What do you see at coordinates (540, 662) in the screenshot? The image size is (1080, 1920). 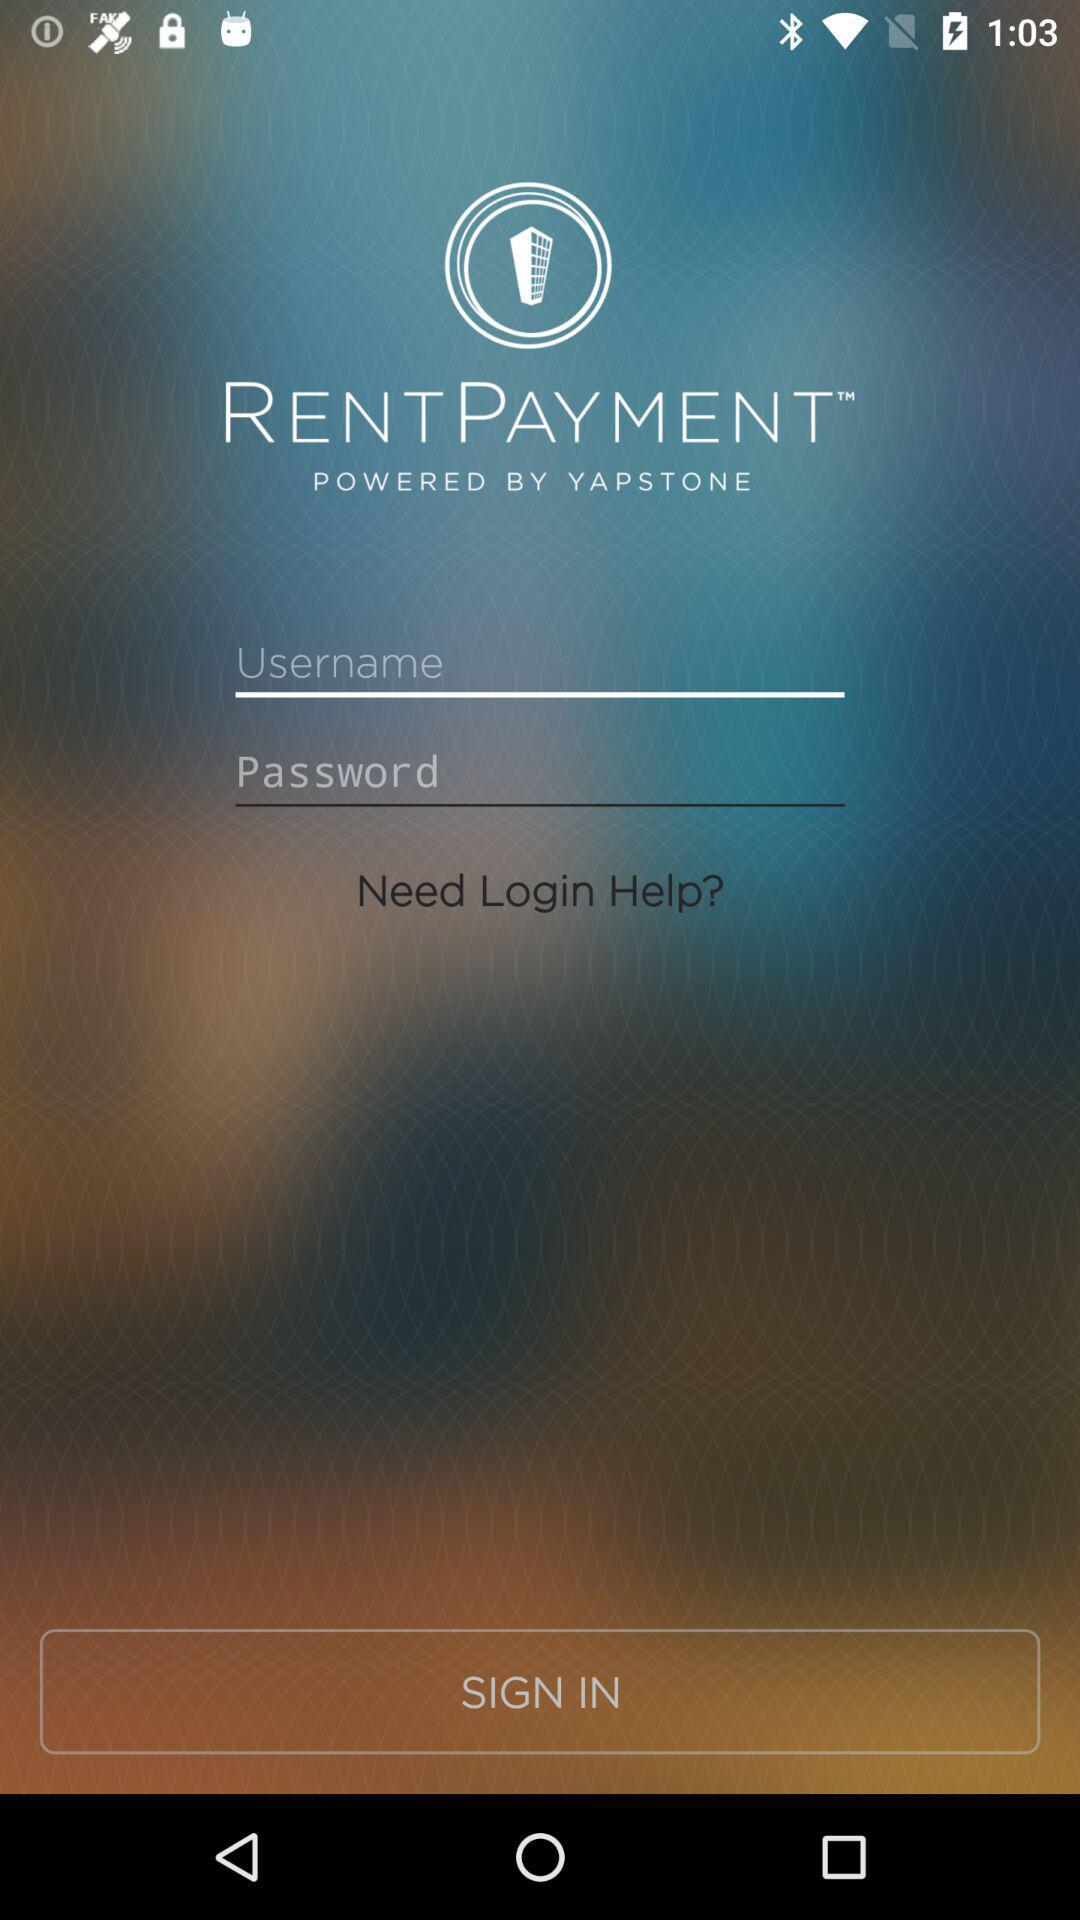 I see `user name` at bounding box center [540, 662].